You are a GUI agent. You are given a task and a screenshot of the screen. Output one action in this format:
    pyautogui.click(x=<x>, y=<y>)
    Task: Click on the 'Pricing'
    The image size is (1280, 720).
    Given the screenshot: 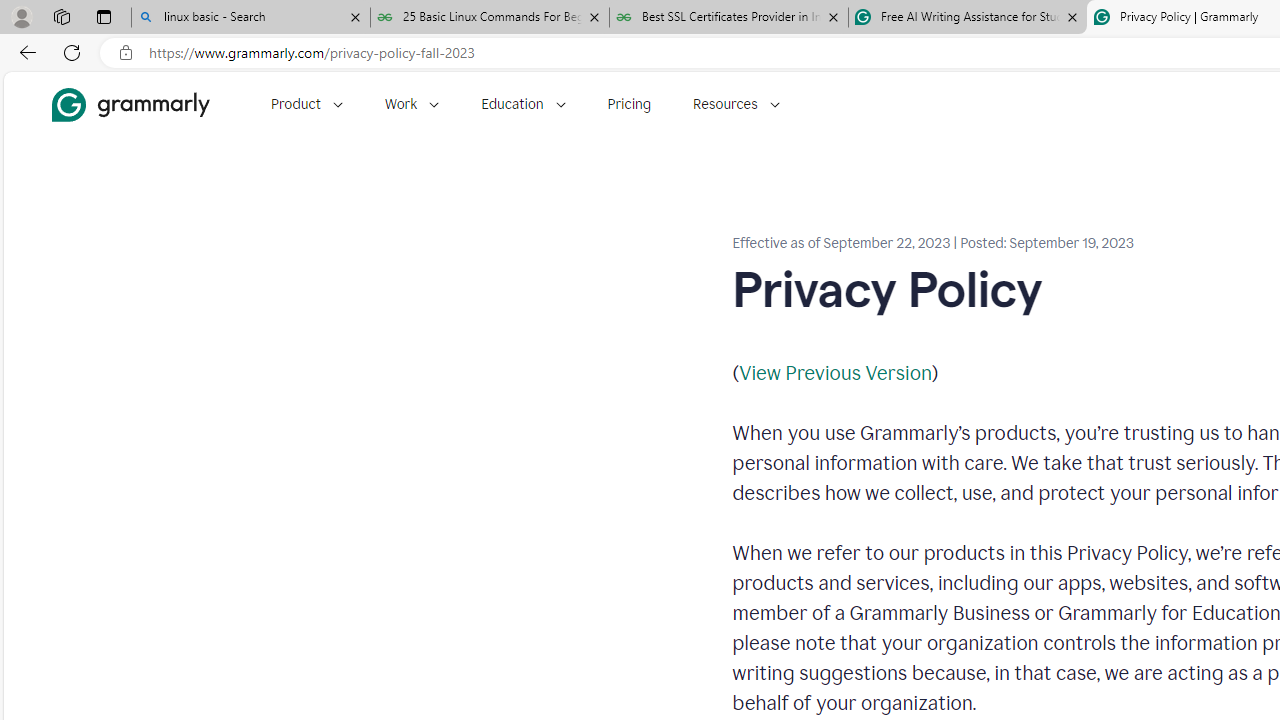 What is the action you would take?
    pyautogui.click(x=628, y=104)
    